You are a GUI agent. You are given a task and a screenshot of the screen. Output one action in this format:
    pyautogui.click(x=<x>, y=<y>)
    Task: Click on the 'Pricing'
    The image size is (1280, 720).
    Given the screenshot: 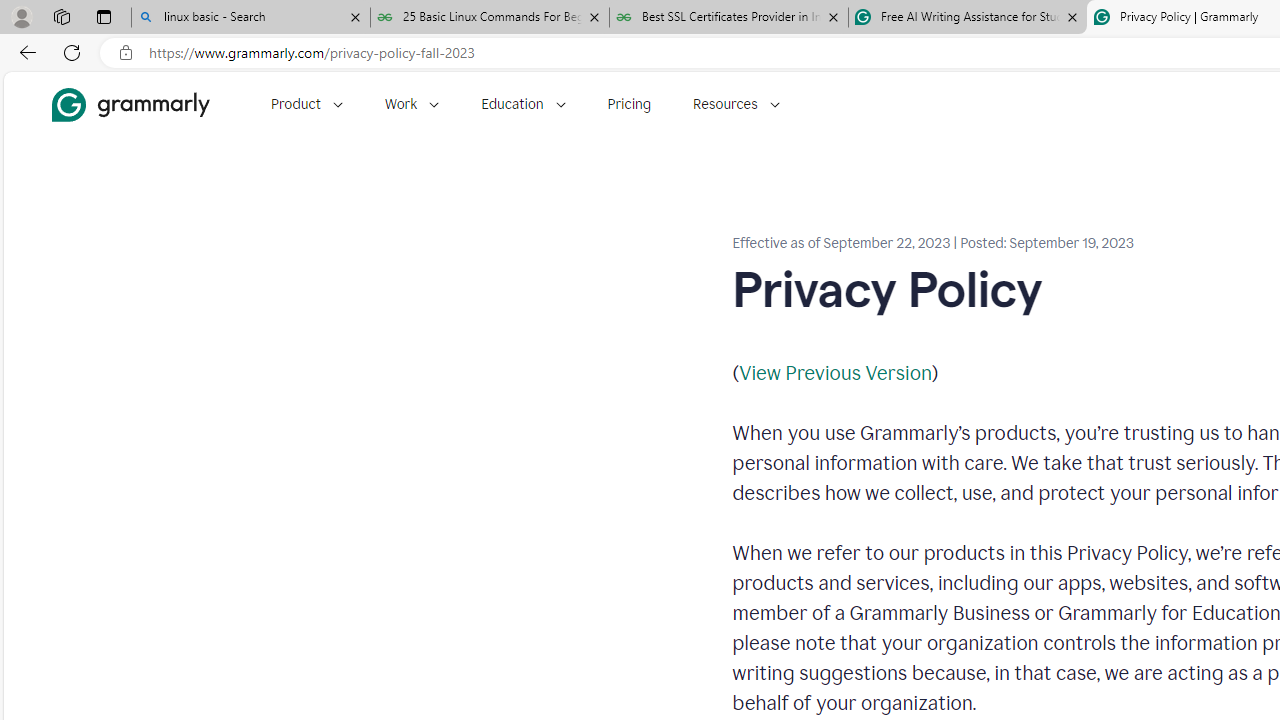 What is the action you would take?
    pyautogui.click(x=628, y=104)
    